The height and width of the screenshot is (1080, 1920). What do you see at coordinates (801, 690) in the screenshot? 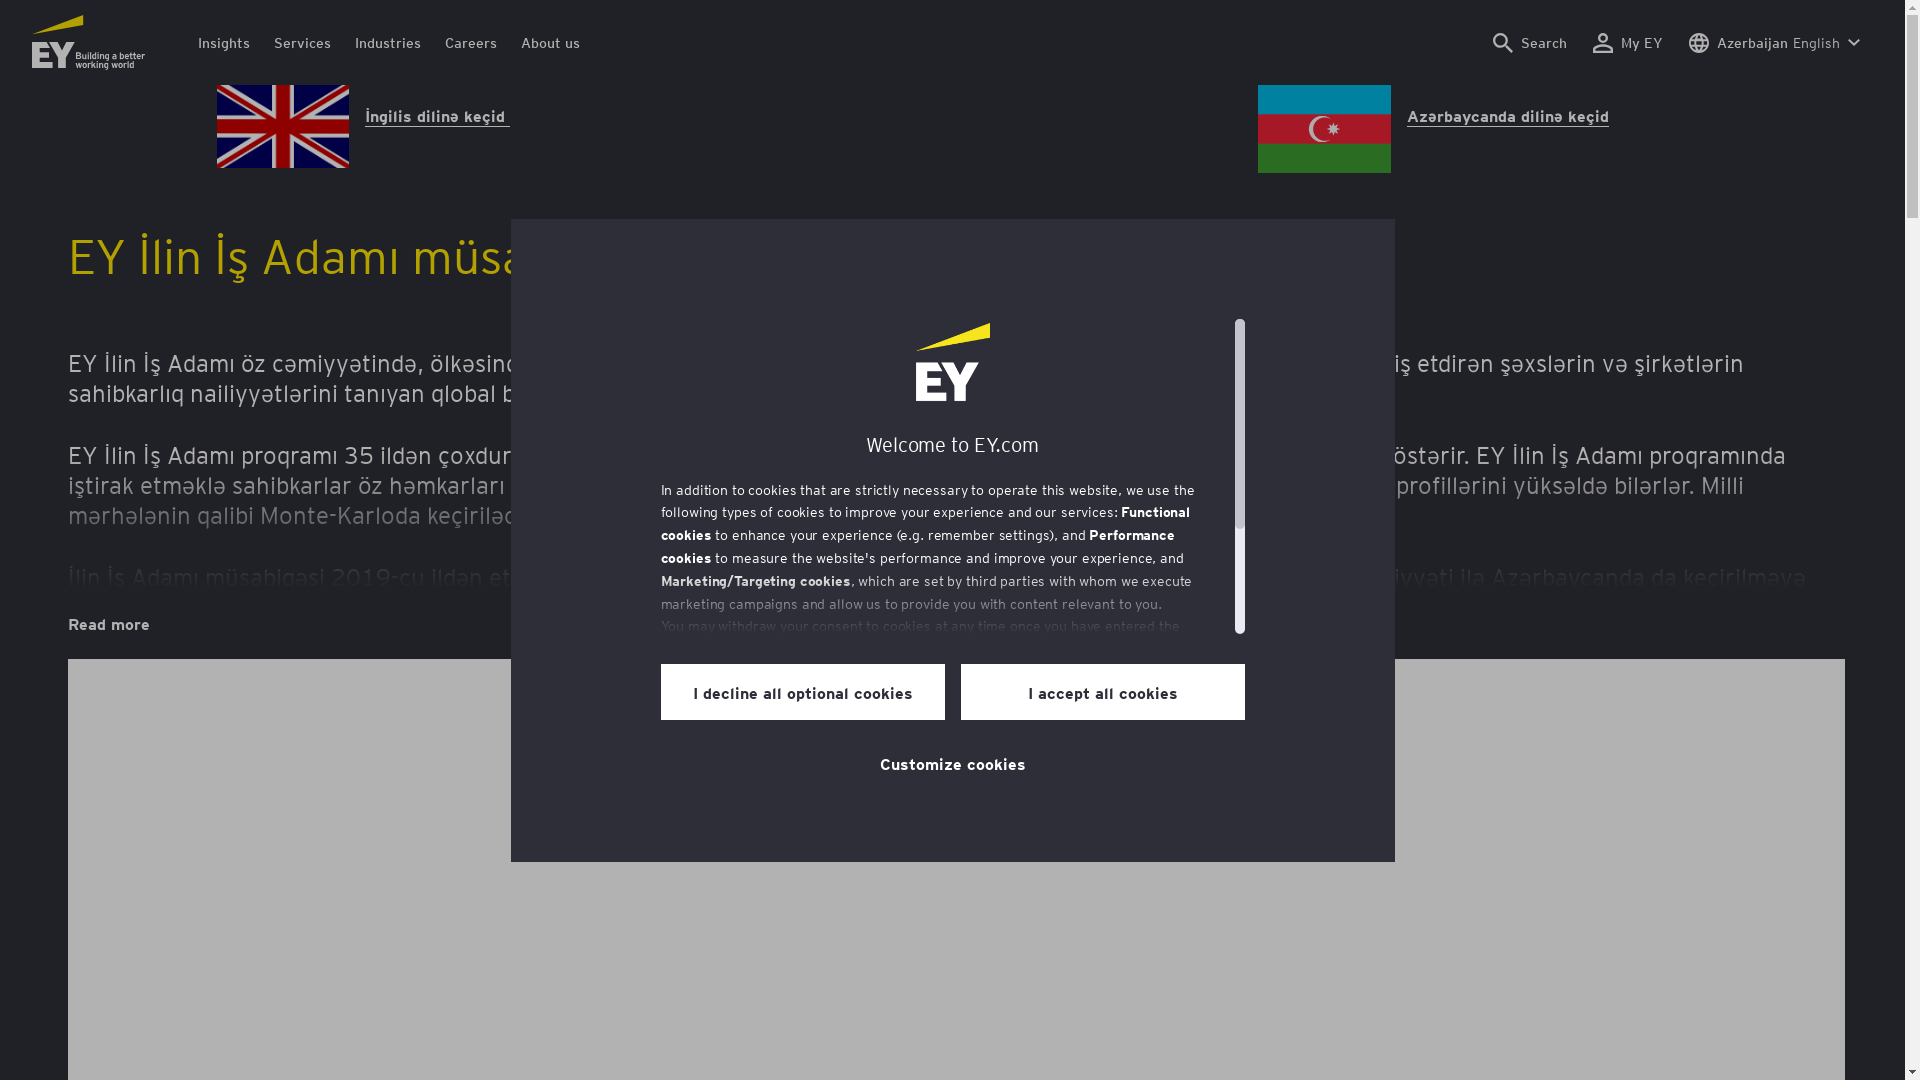
I see `'I decline all optional cookies'` at bounding box center [801, 690].